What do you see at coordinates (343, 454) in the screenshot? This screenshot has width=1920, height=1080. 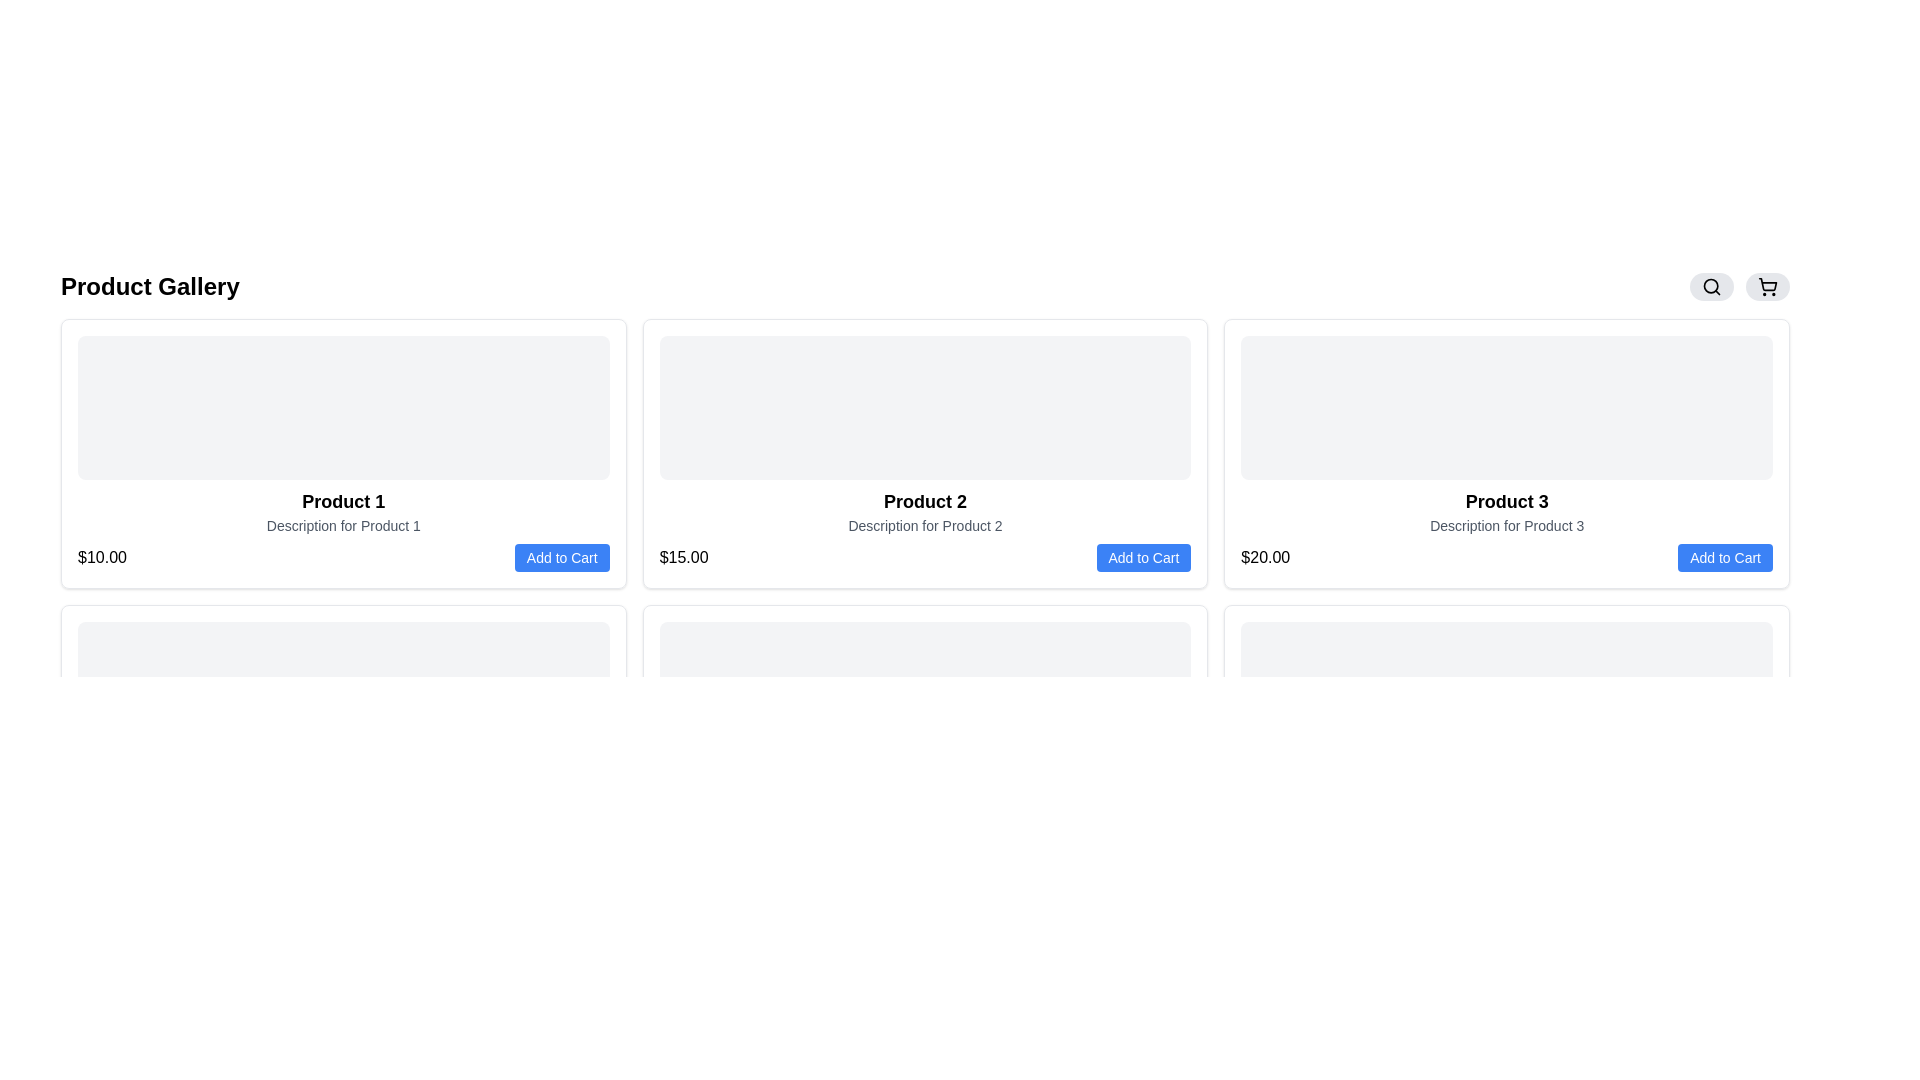 I see `the Card Component displaying 'Product 1', which is located in the first row and first column of the product grid` at bounding box center [343, 454].